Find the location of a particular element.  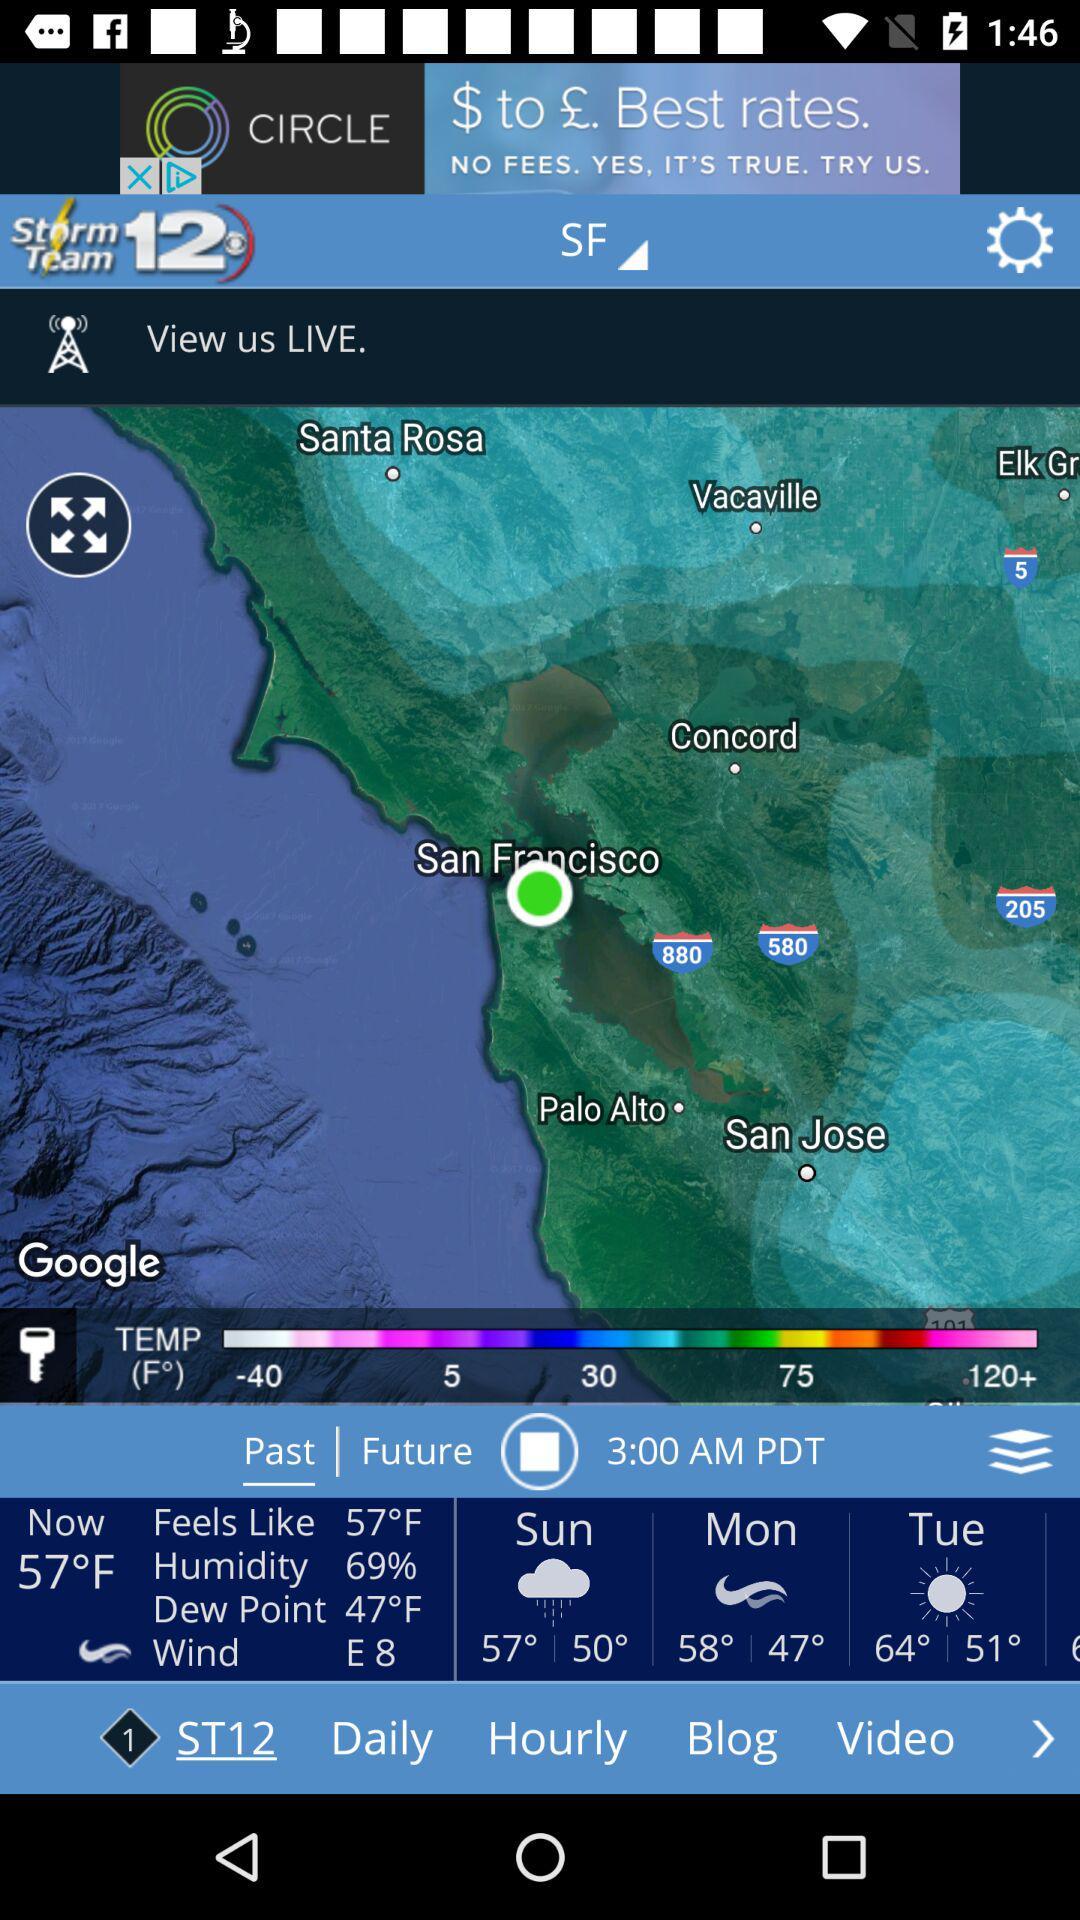

the item to the right of future icon is located at coordinates (538, 1451).